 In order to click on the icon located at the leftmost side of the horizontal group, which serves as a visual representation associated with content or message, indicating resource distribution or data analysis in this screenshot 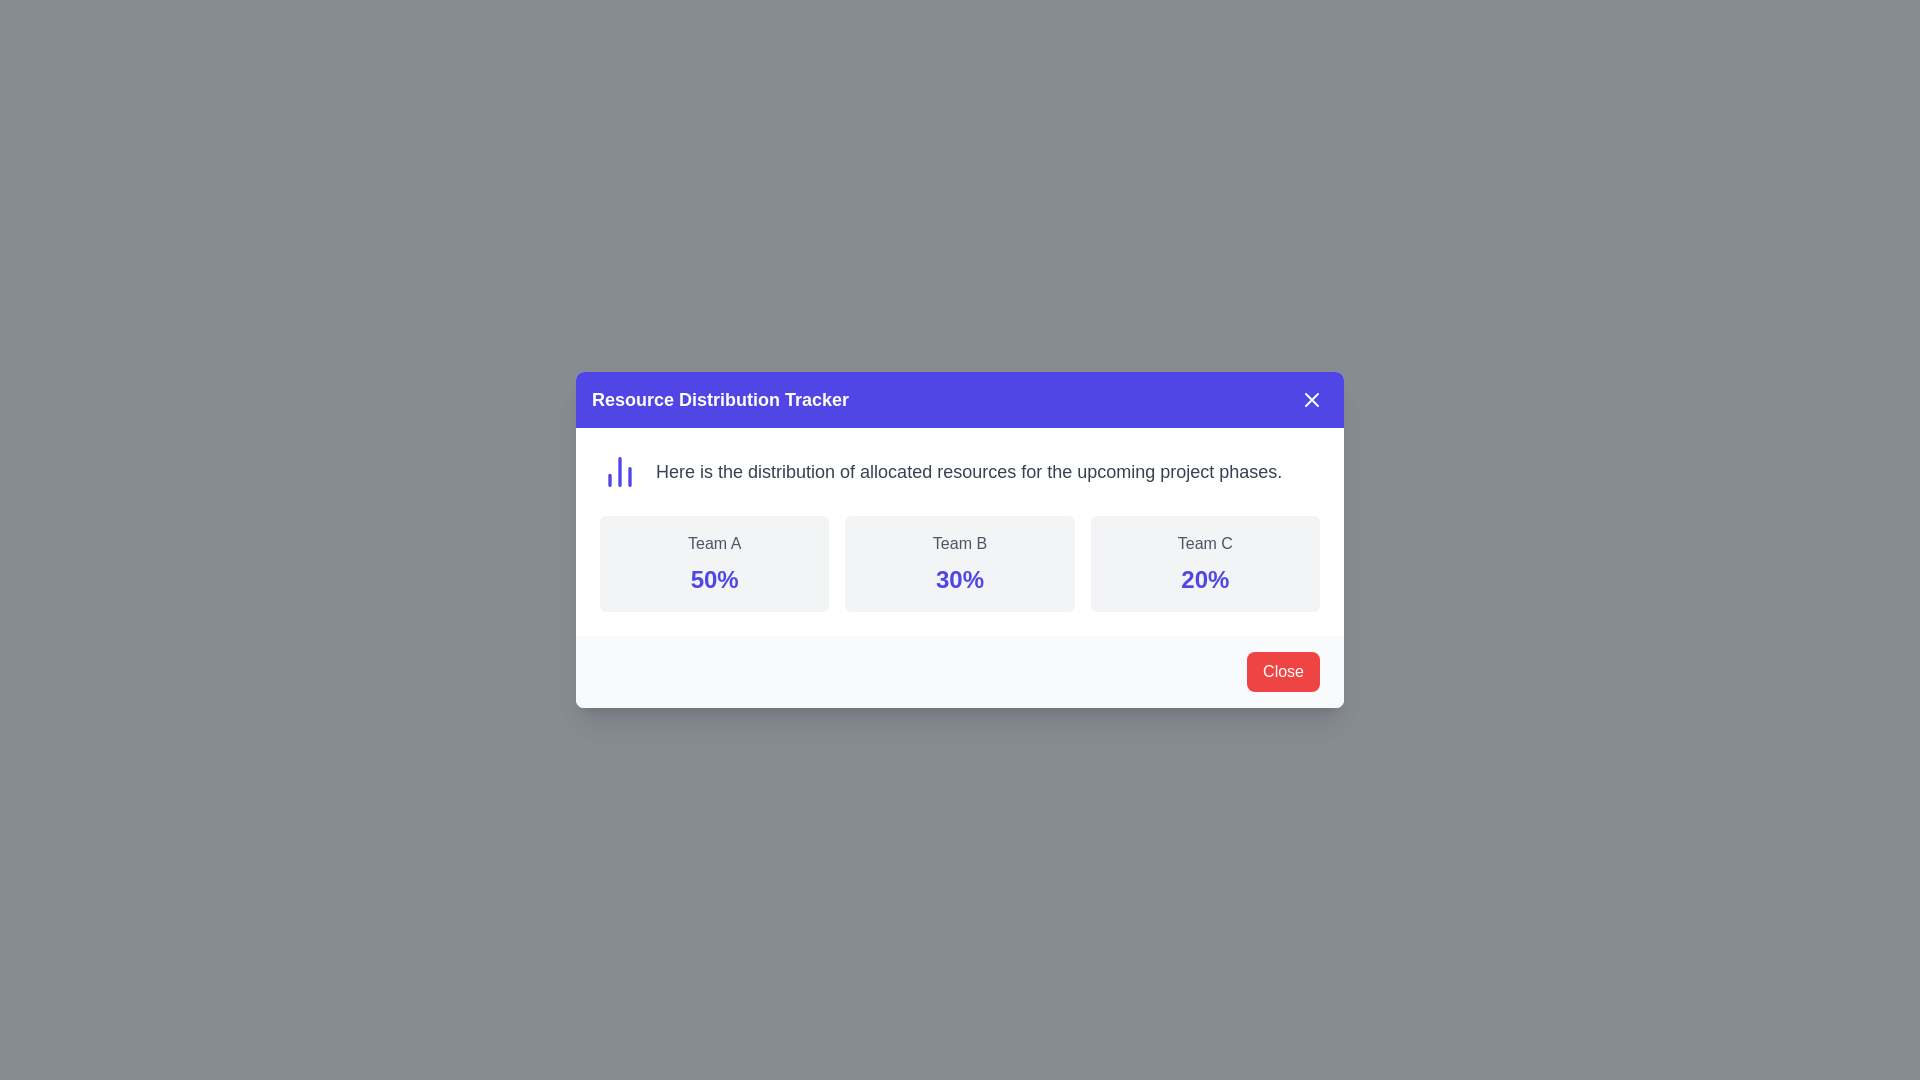, I will do `click(618, 471)`.